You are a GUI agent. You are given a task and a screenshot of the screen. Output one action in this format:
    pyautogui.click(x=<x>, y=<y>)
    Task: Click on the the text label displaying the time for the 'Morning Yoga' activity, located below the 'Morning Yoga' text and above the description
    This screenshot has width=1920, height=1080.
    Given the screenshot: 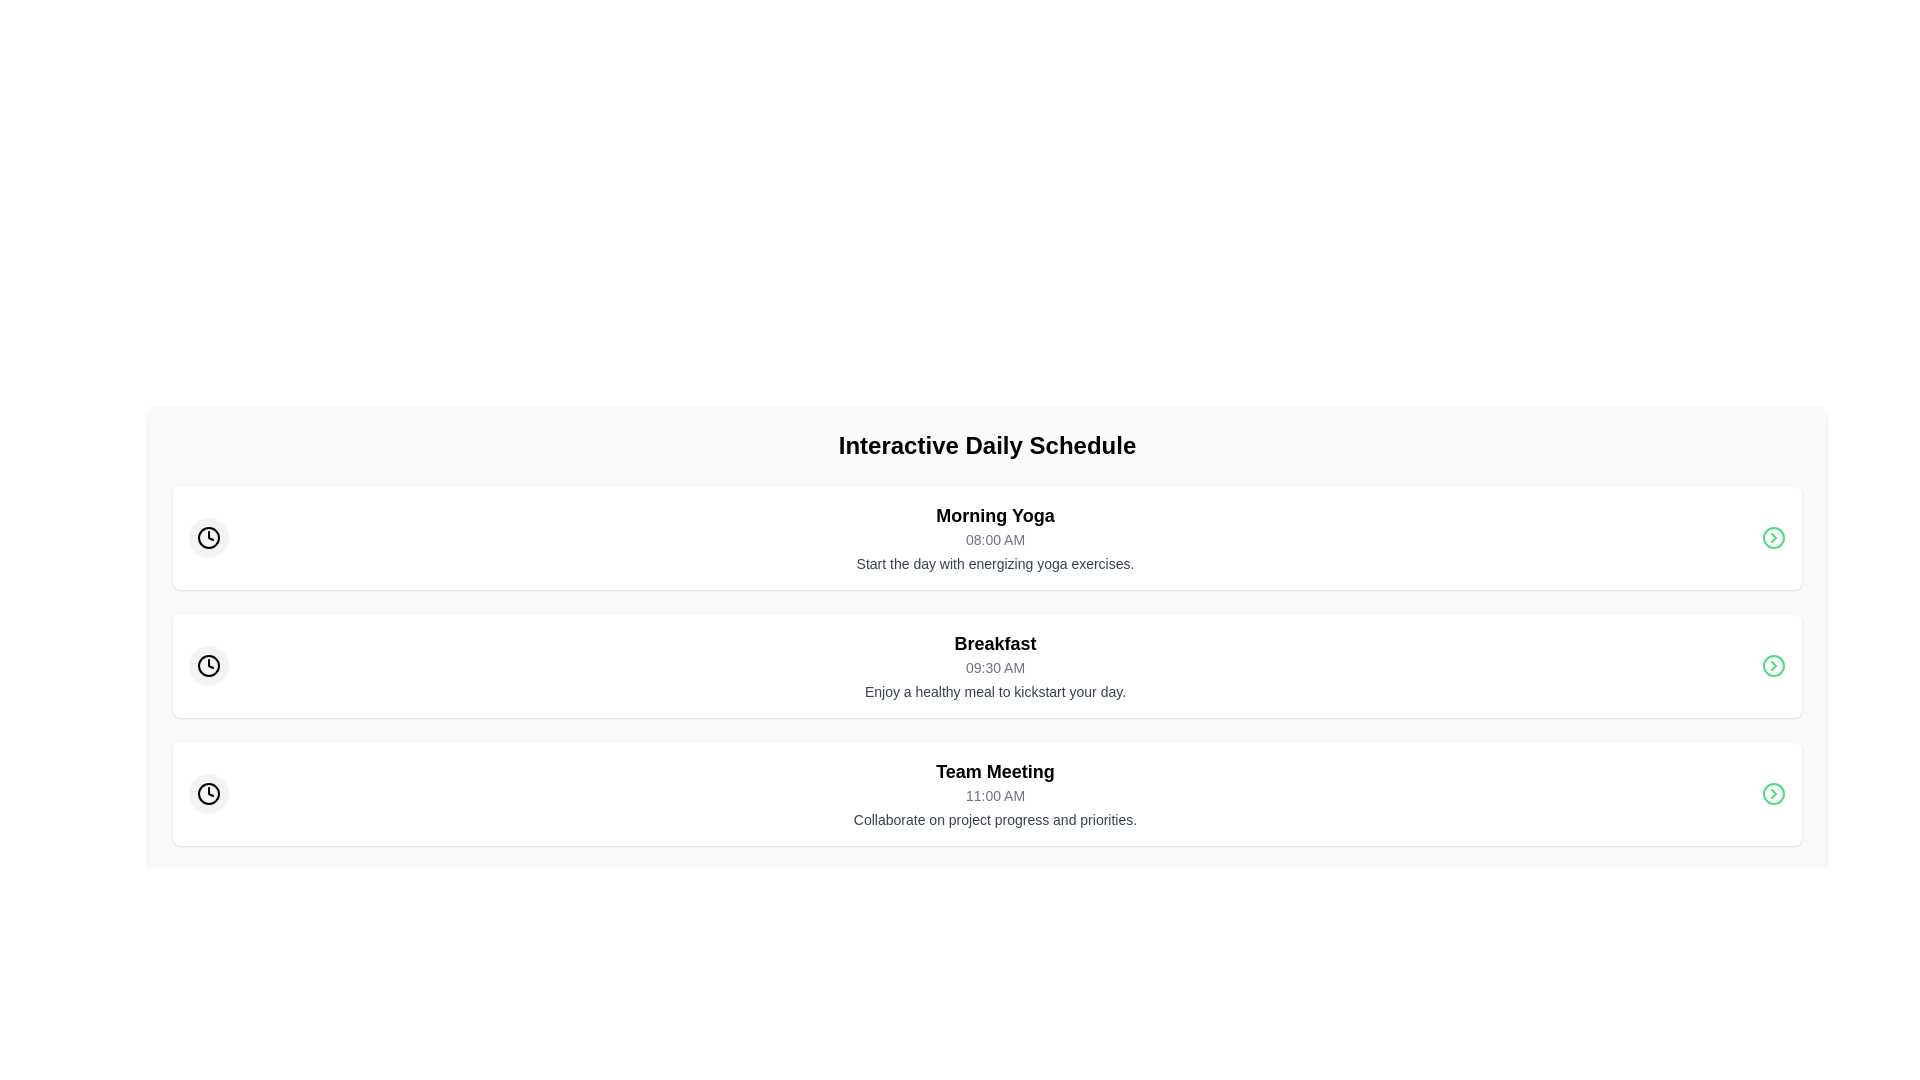 What is the action you would take?
    pyautogui.click(x=995, y=540)
    